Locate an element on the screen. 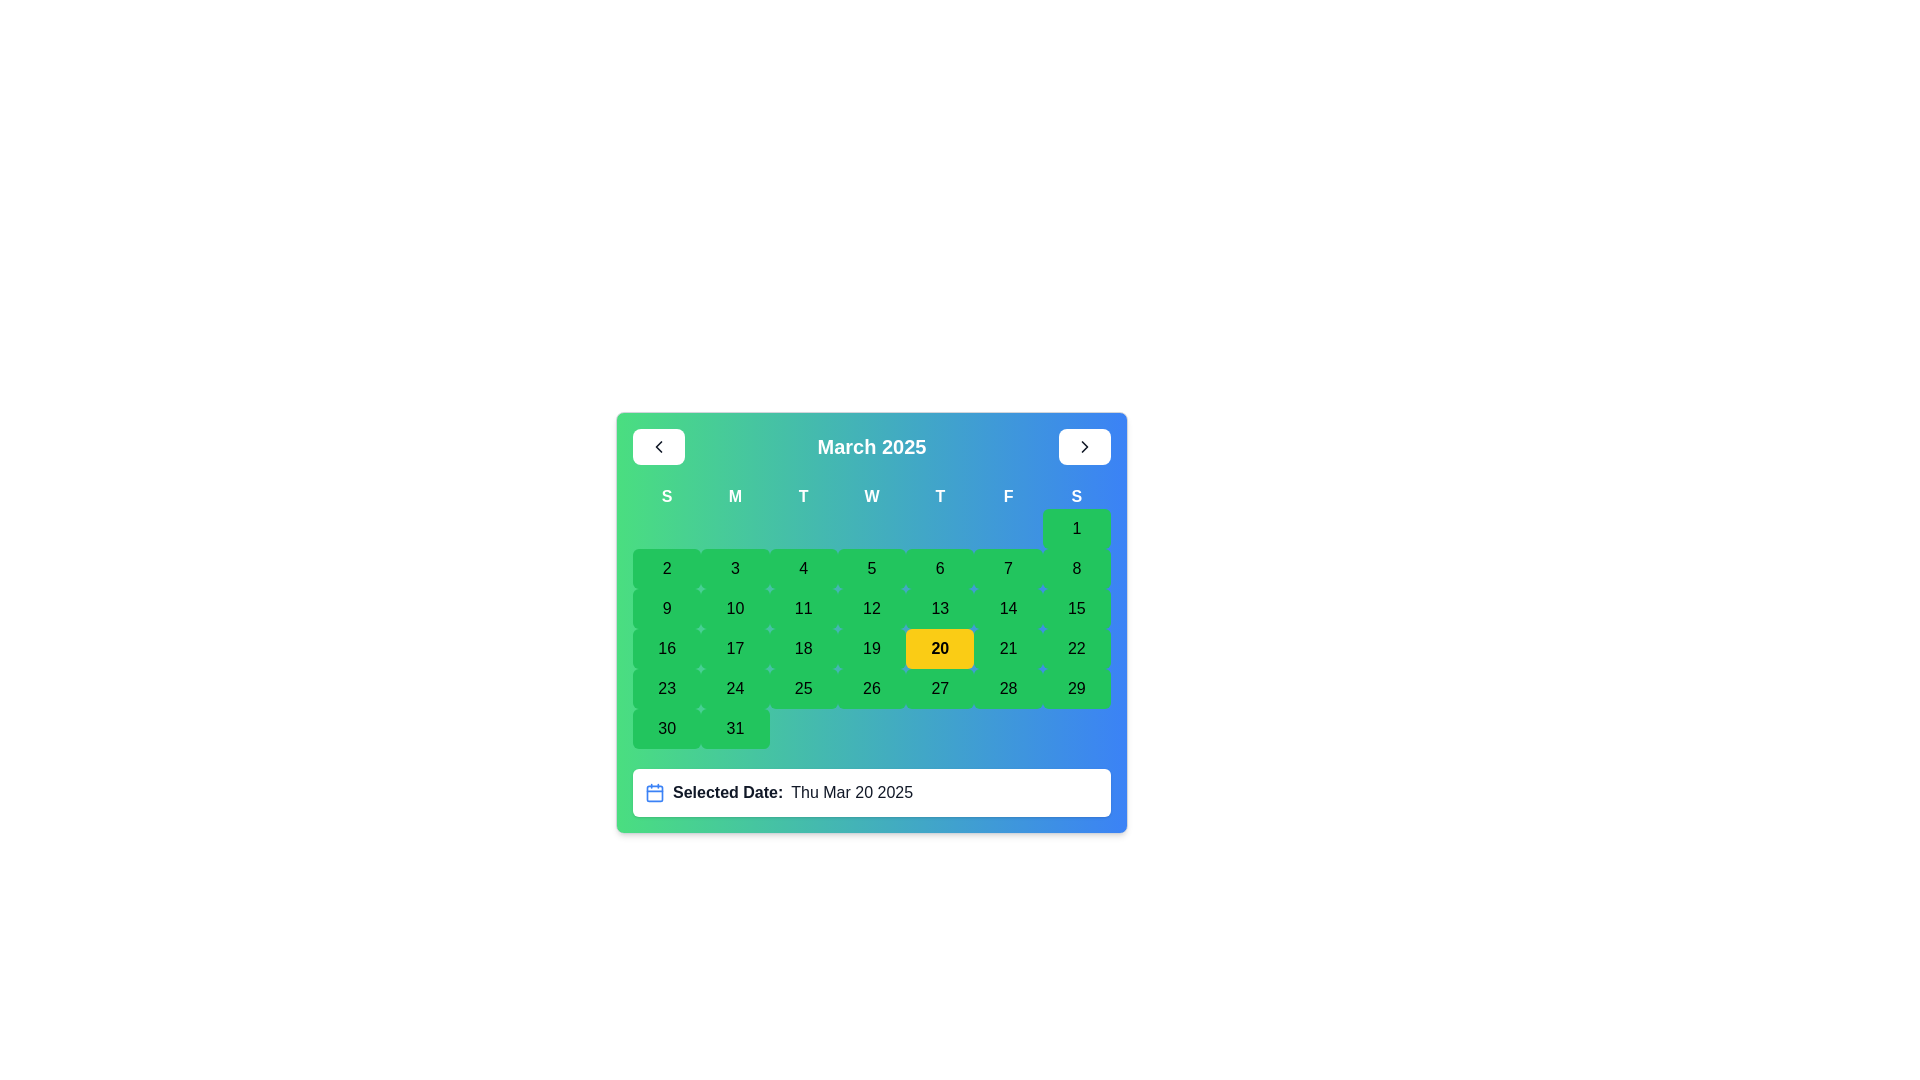 This screenshot has width=1920, height=1080. the green button displaying '13' in black text, which is is located at coordinates (939, 608).